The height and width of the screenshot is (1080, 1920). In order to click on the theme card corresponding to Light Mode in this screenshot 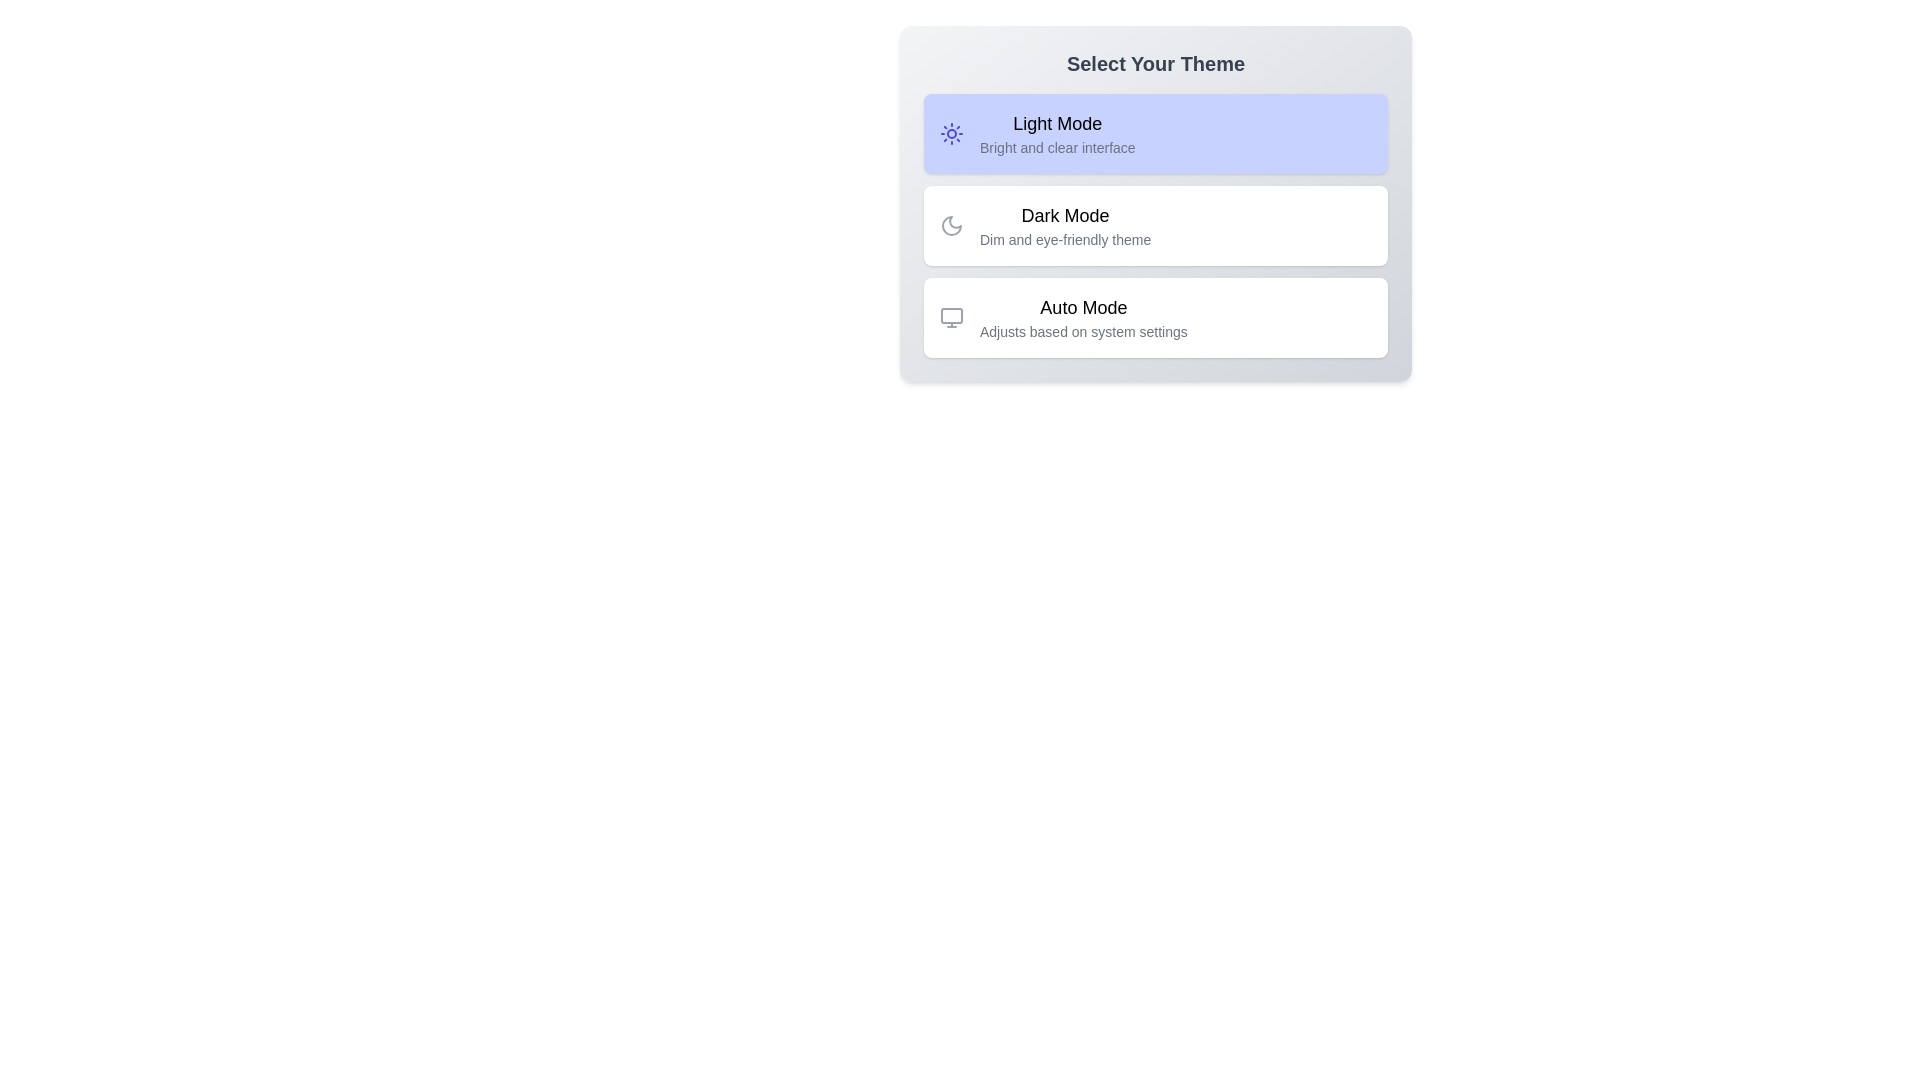, I will do `click(1156, 134)`.